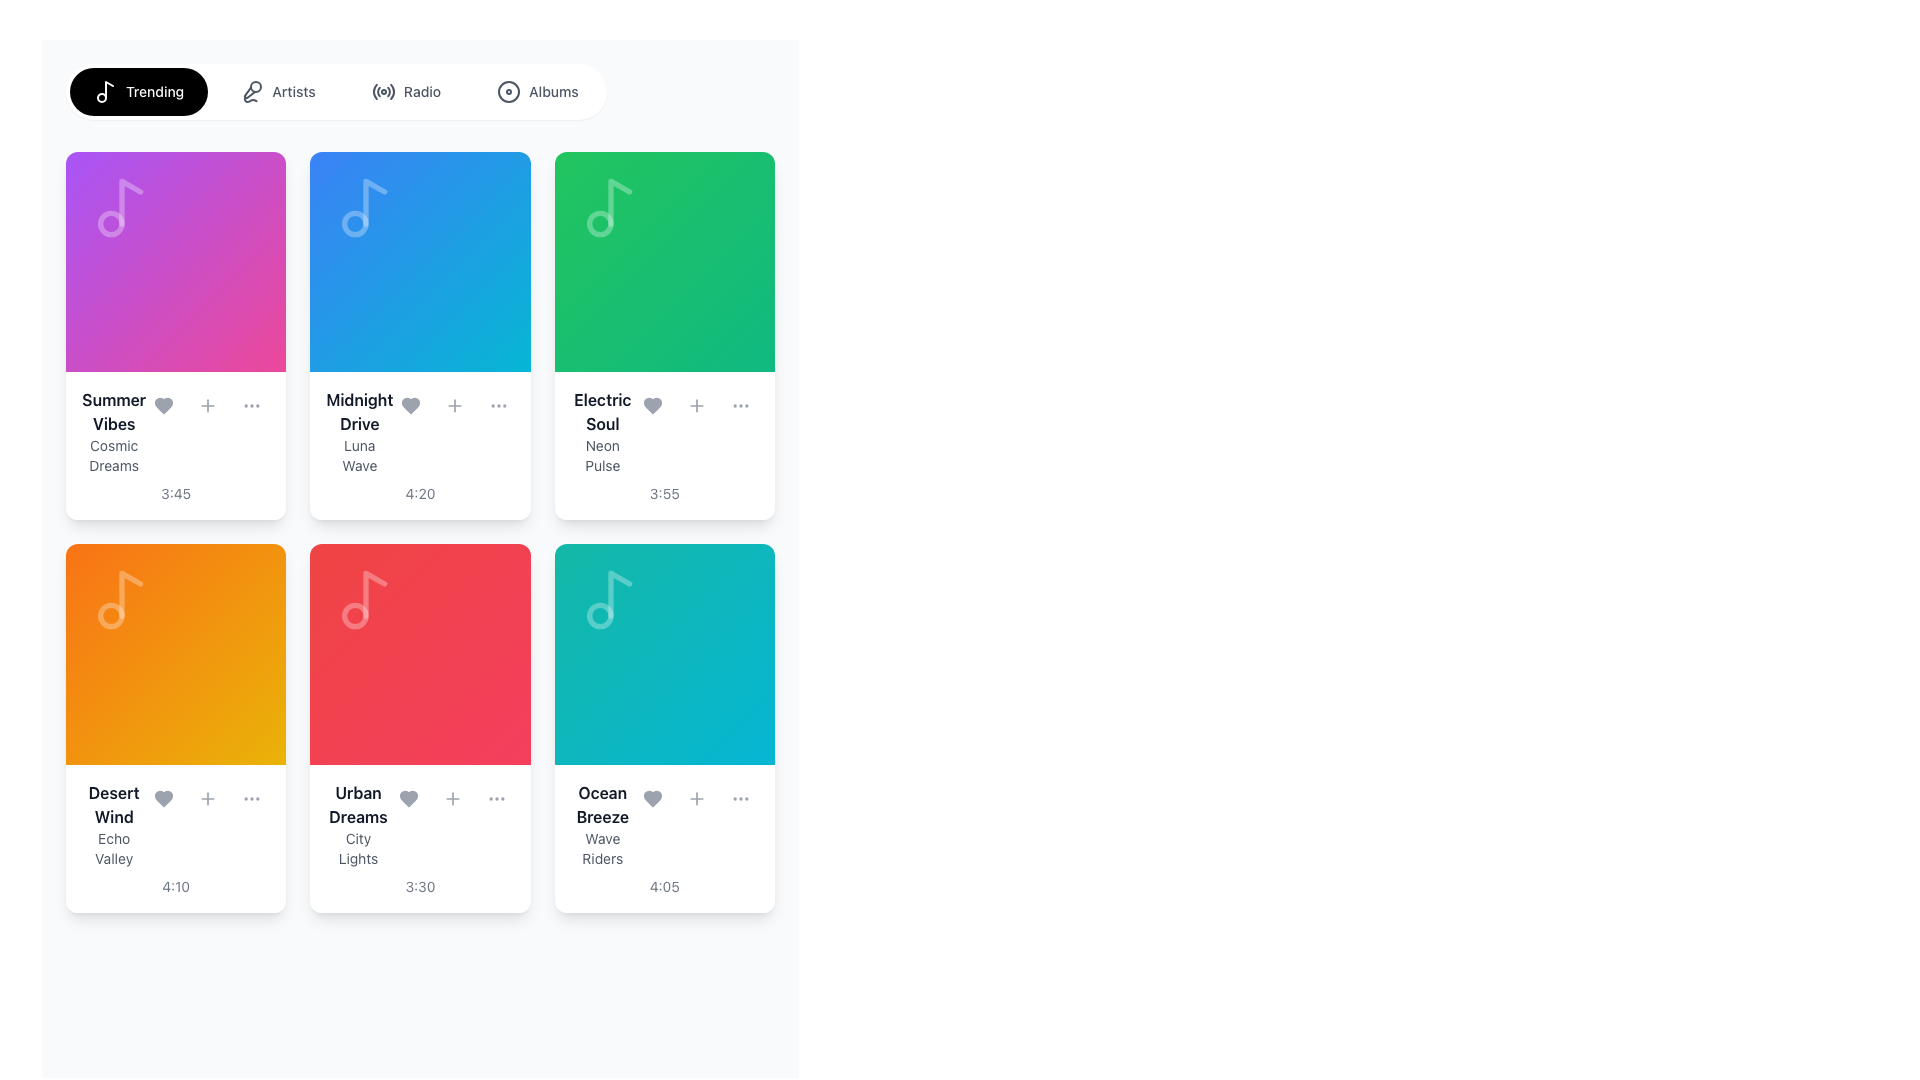  What do you see at coordinates (177, 654) in the screenshot?
I see `the interactive play button located in the circular button centered in the card labeled 'Desert Wind'` at bounding box center [177, 654].